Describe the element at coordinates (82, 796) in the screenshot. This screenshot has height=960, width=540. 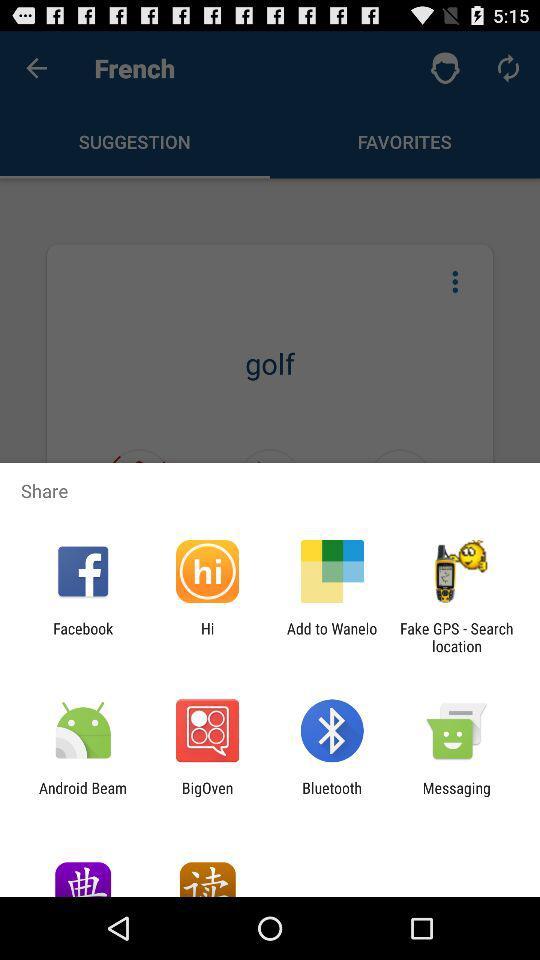
I see `the android beam` at that location.